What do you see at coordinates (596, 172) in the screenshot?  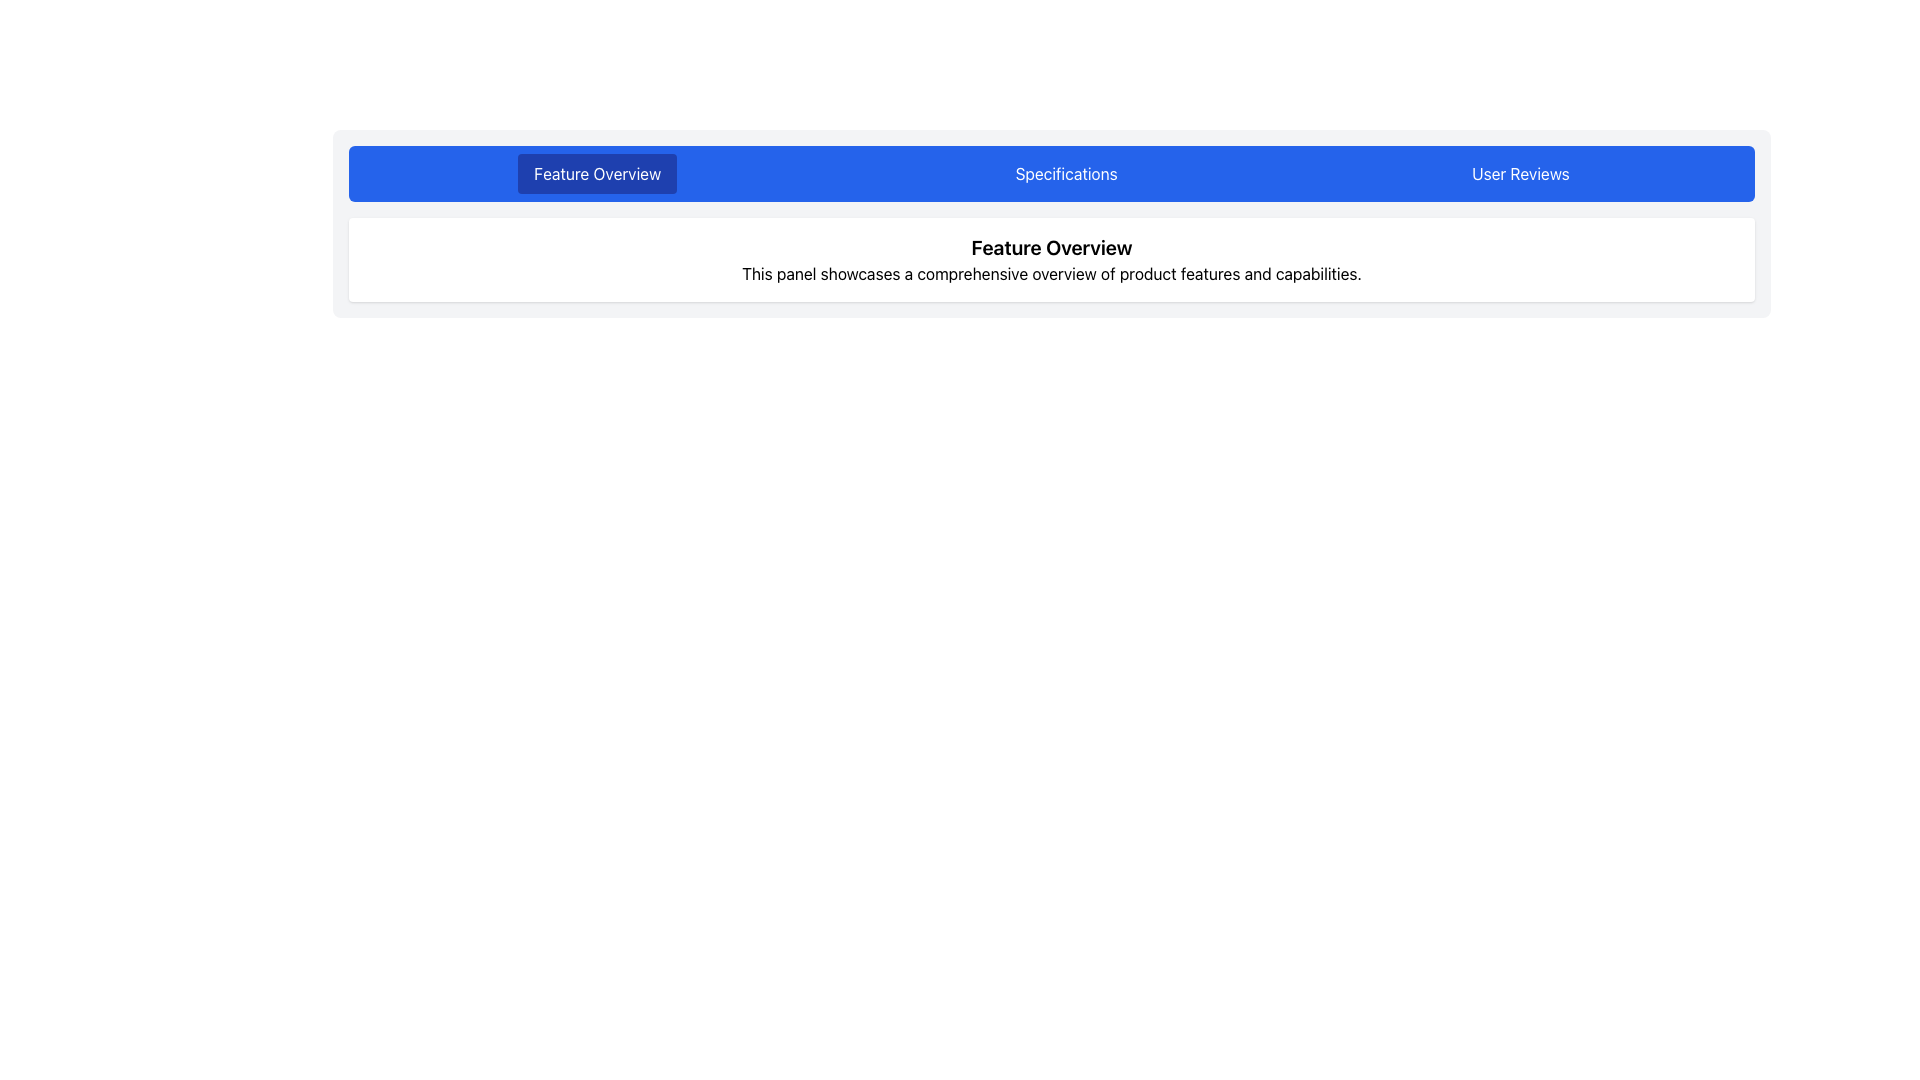 I see `the 'Feature Overview' button, which is a rectangular button with white text on a blue background, located at the top center of the interface` at bounding box center [596, 172].